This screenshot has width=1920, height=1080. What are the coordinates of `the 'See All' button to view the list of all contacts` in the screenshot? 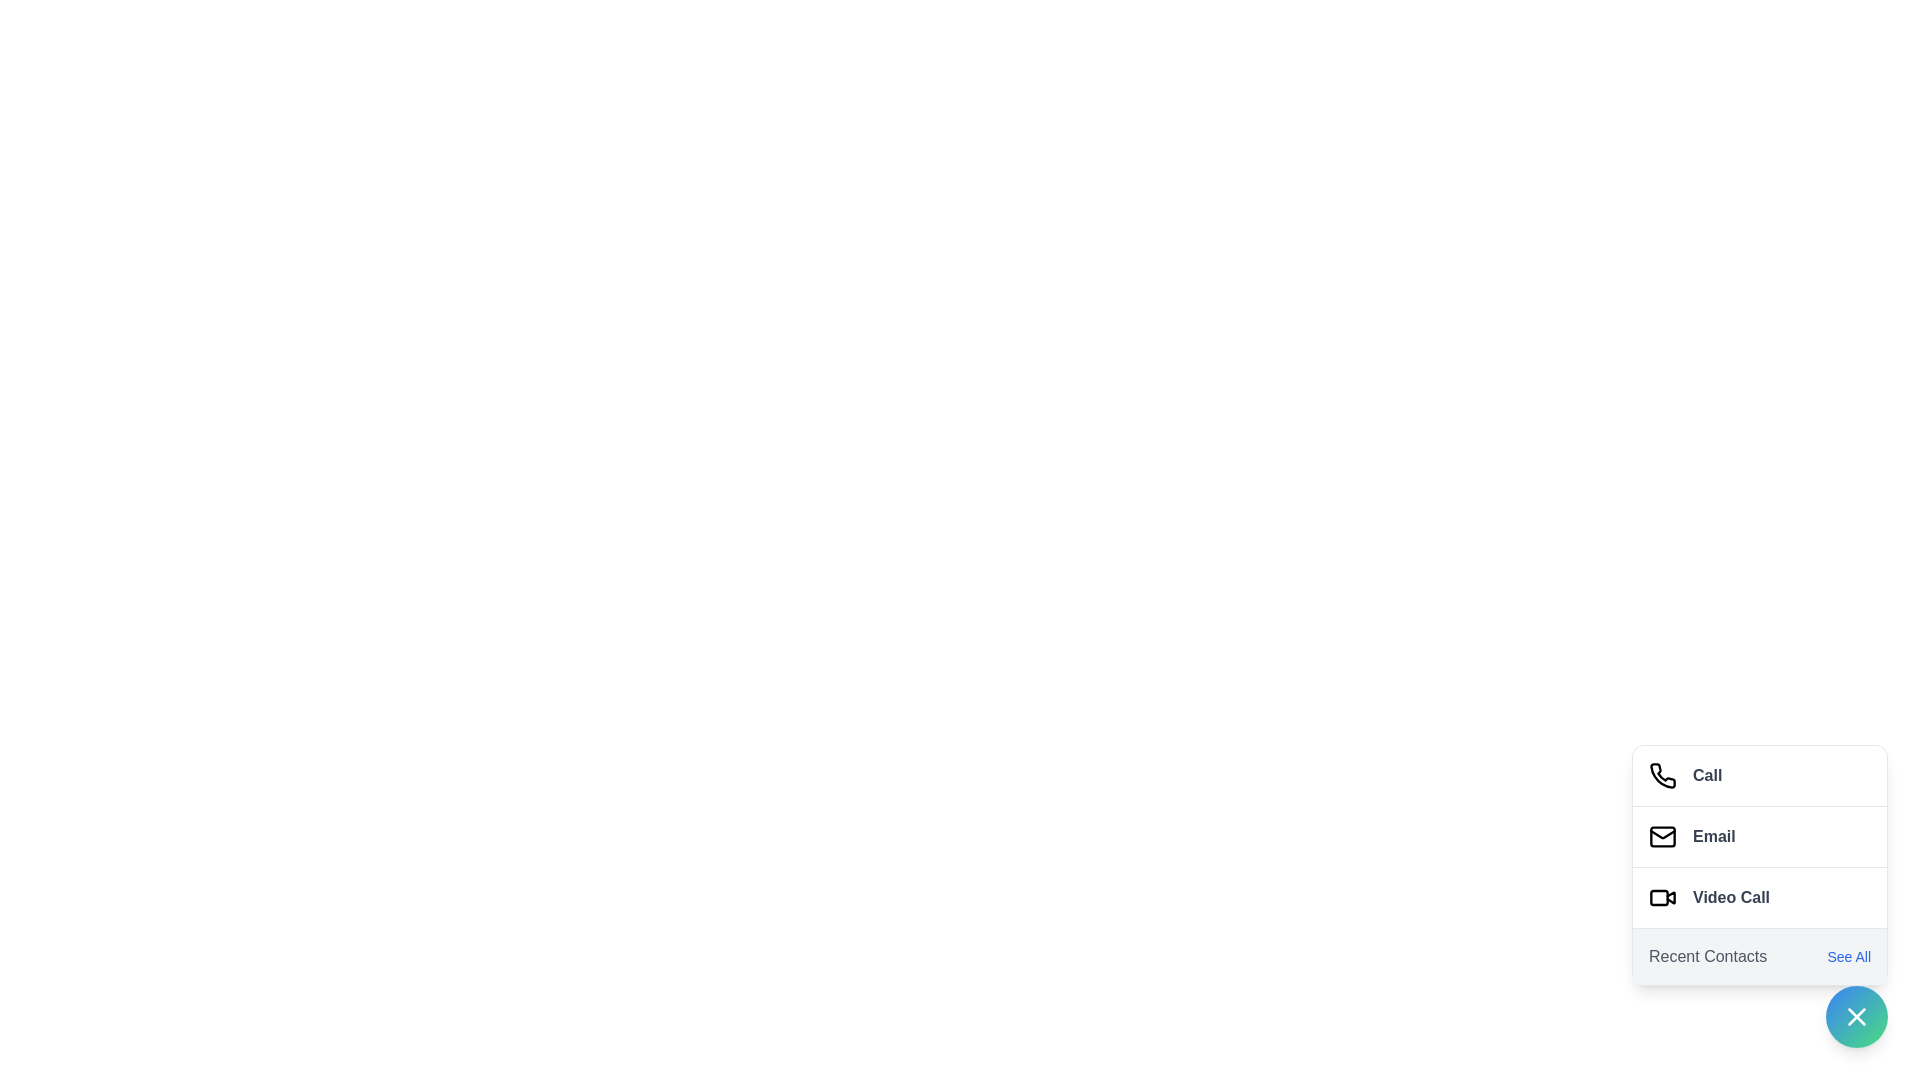 It's located at (1847, 955).